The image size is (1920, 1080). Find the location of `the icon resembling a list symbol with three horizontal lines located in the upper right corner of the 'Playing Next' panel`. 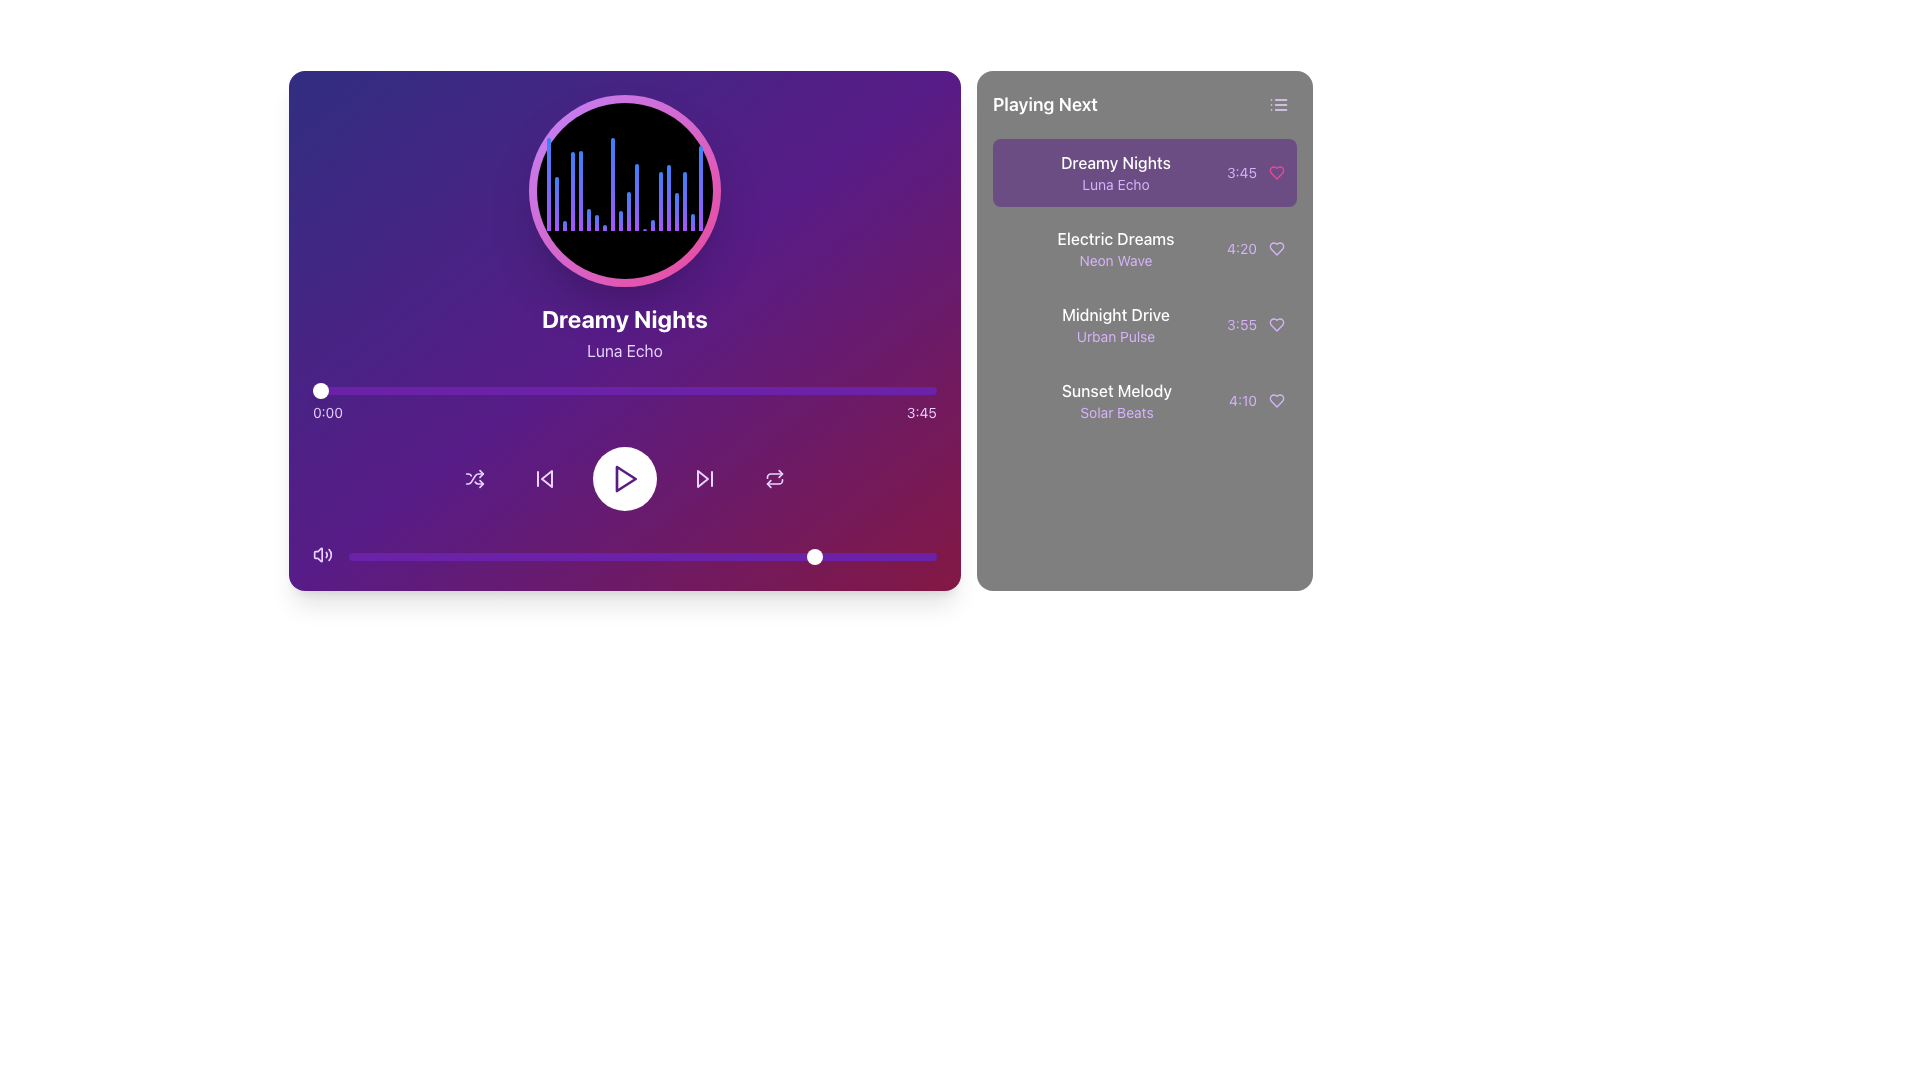

the icon resembling a list symbol with three horizontal lines located in the upper right corner of the 'Playing Next' panel is located at coordinates (1277, 104).